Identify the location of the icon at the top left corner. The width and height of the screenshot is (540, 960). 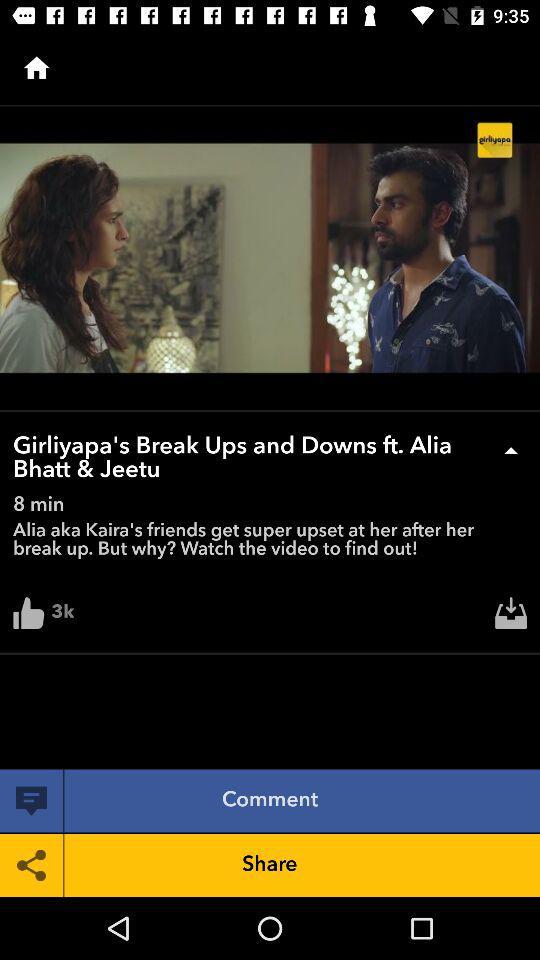
(36, 68).